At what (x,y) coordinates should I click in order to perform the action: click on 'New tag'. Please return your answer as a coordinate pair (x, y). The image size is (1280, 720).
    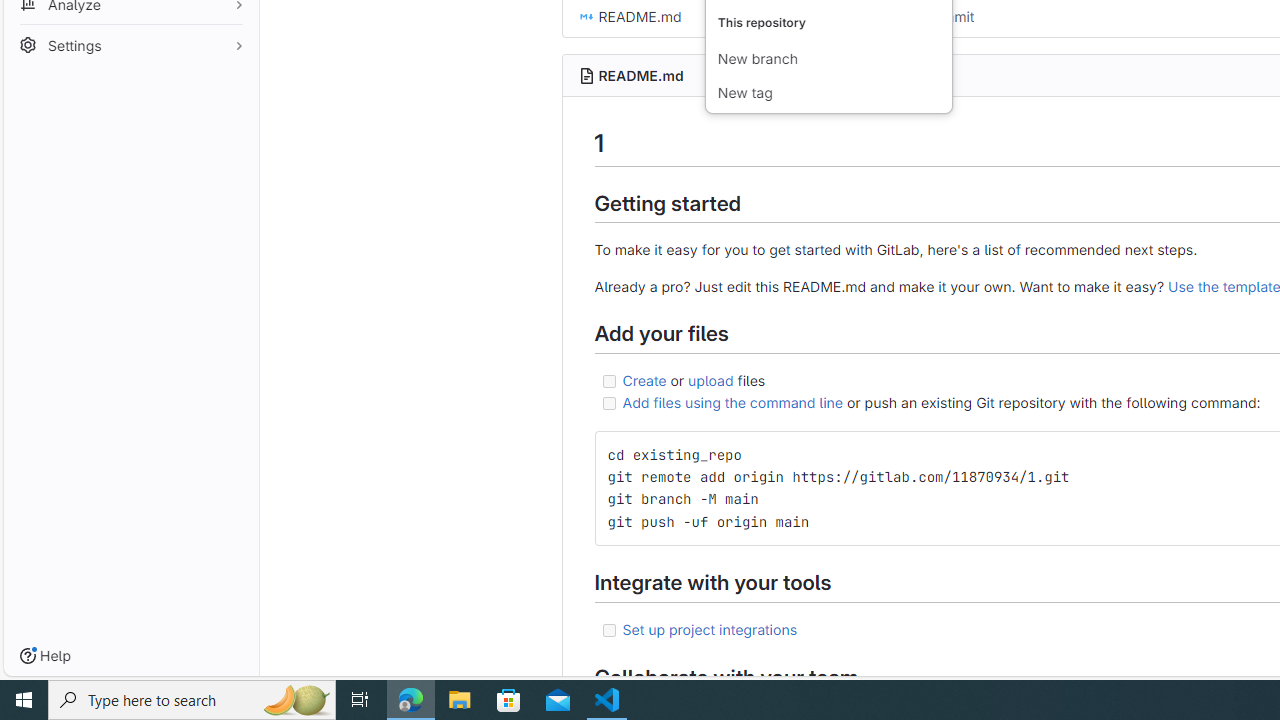
    Looking at the image, I should click on (828, 93).